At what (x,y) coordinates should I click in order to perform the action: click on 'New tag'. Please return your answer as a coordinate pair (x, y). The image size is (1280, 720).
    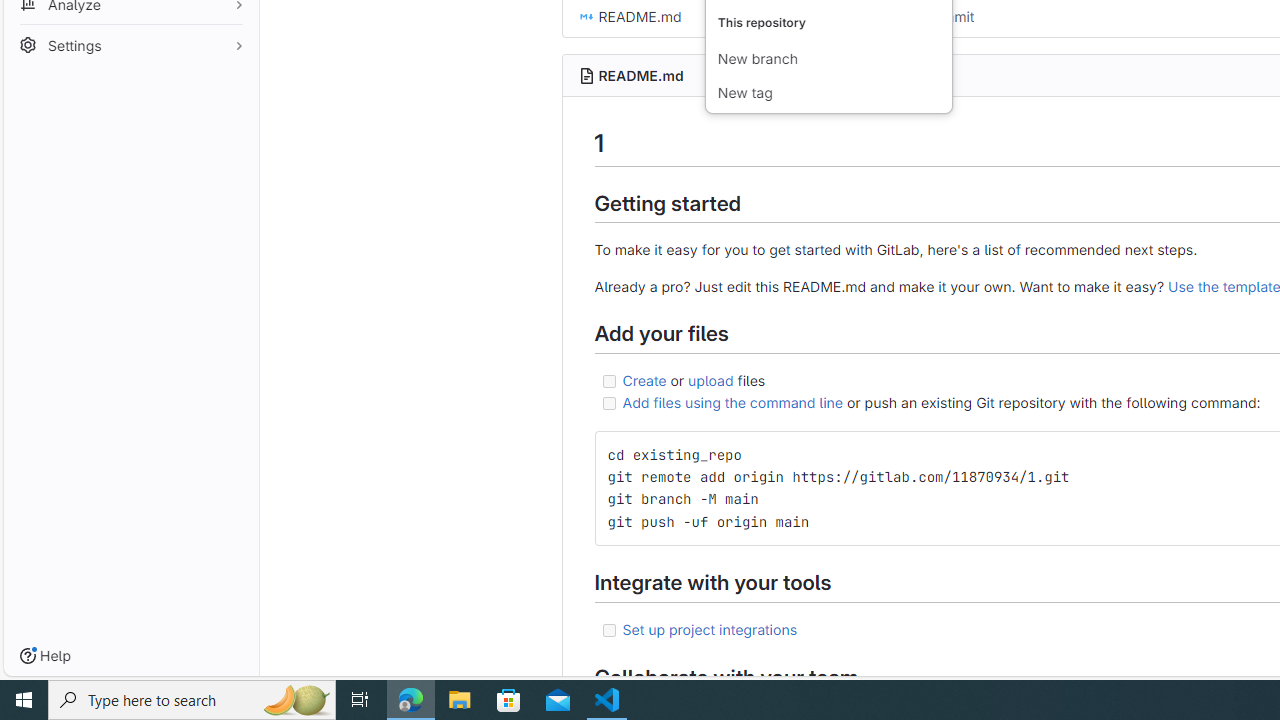
    Looking at the image, I should click on (828, 93).